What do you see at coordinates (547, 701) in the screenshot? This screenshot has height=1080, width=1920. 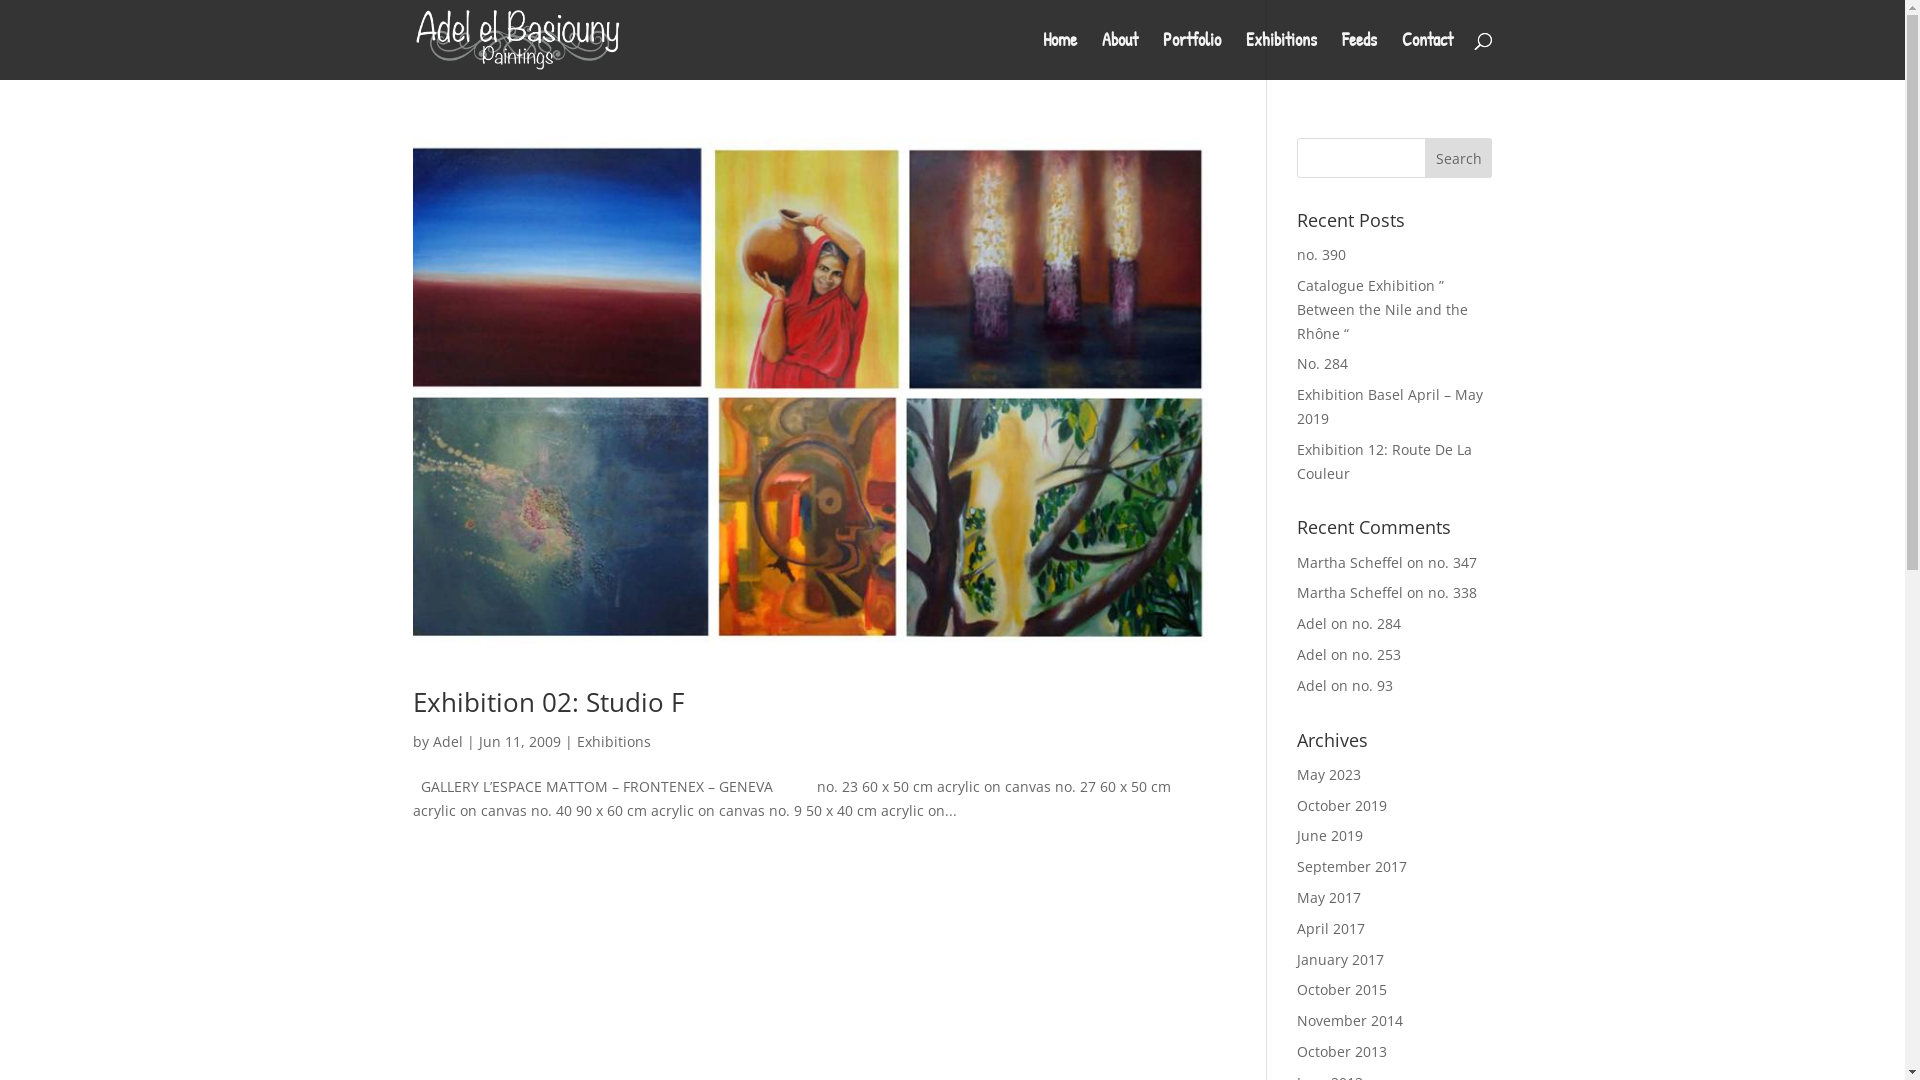 I see `'Exhibition 02: Studio F'` at bounding box center [547, 701].